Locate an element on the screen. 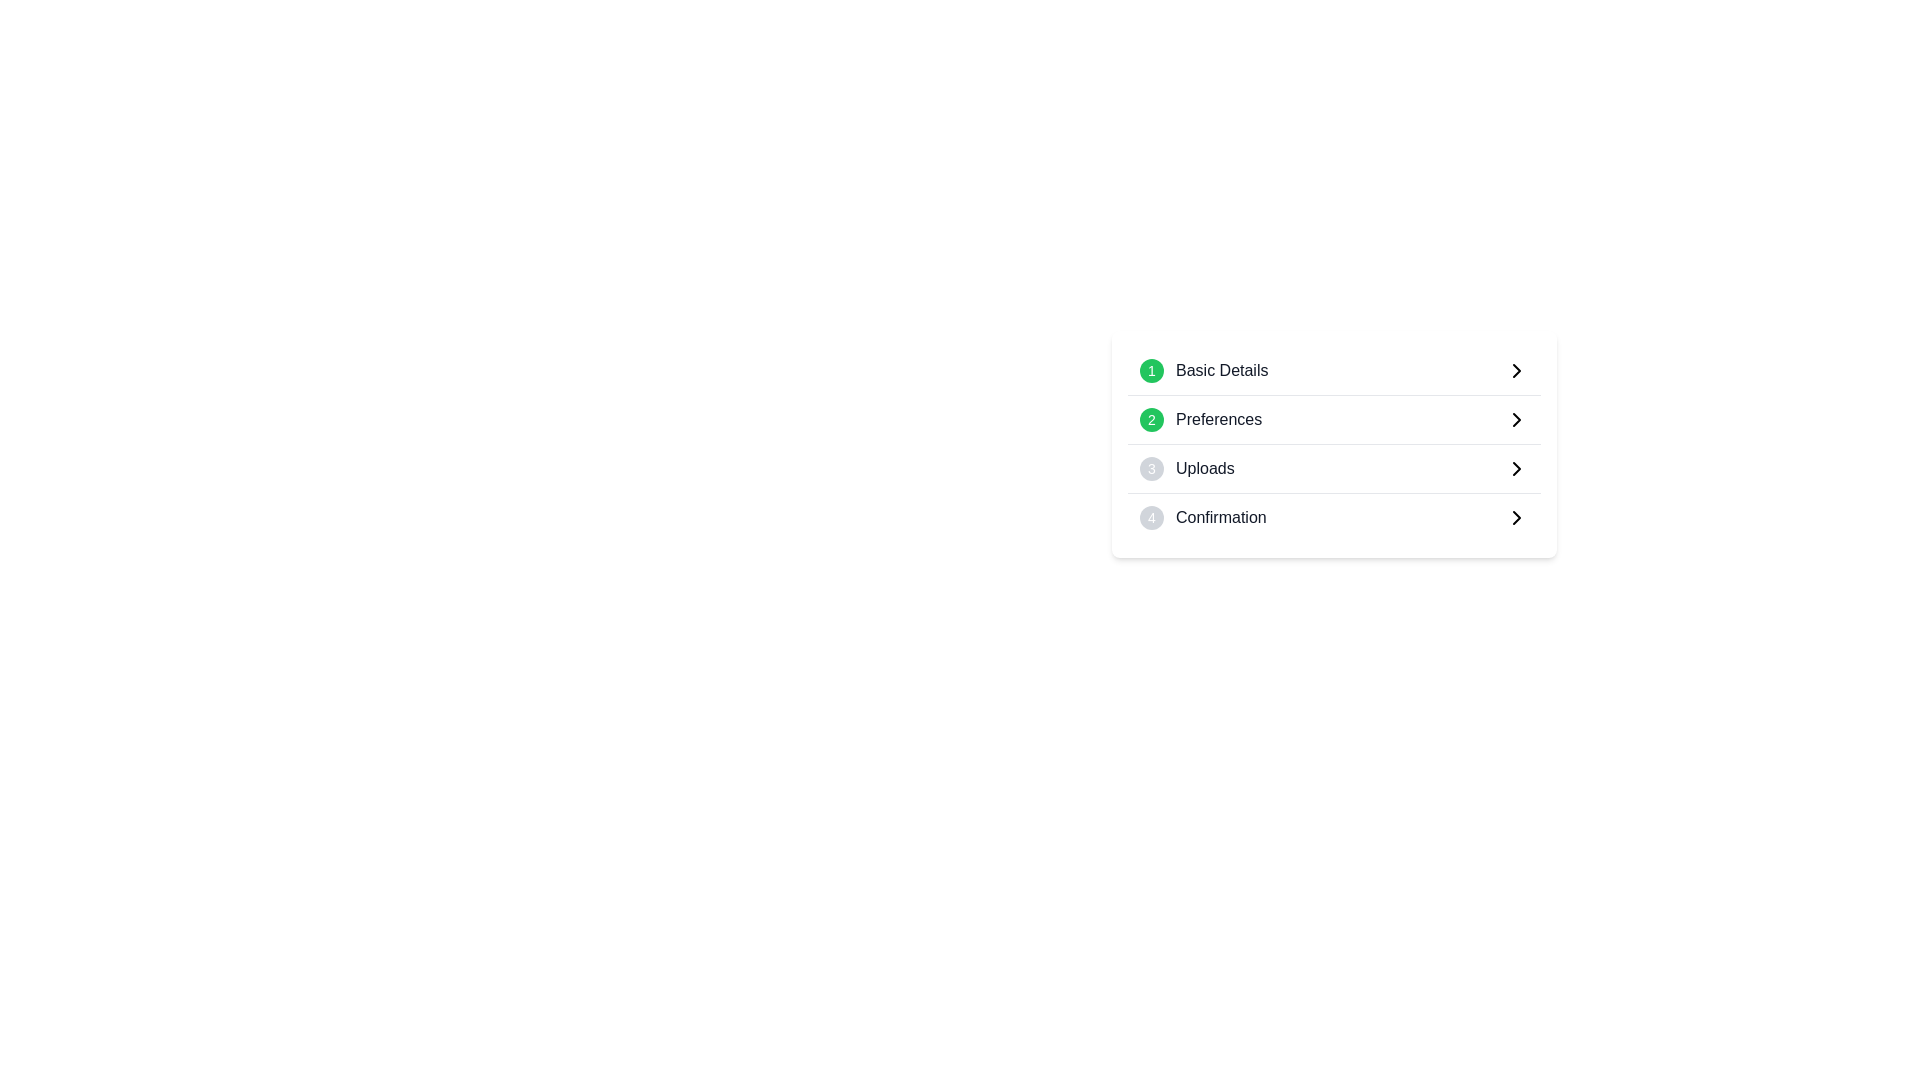 This screenshot has height=1080, width=1920. the circular badge with a light gray background containing the digit '3' in white text, located to the left of the 'Uploads' text is located at coordinates (1152, 469).